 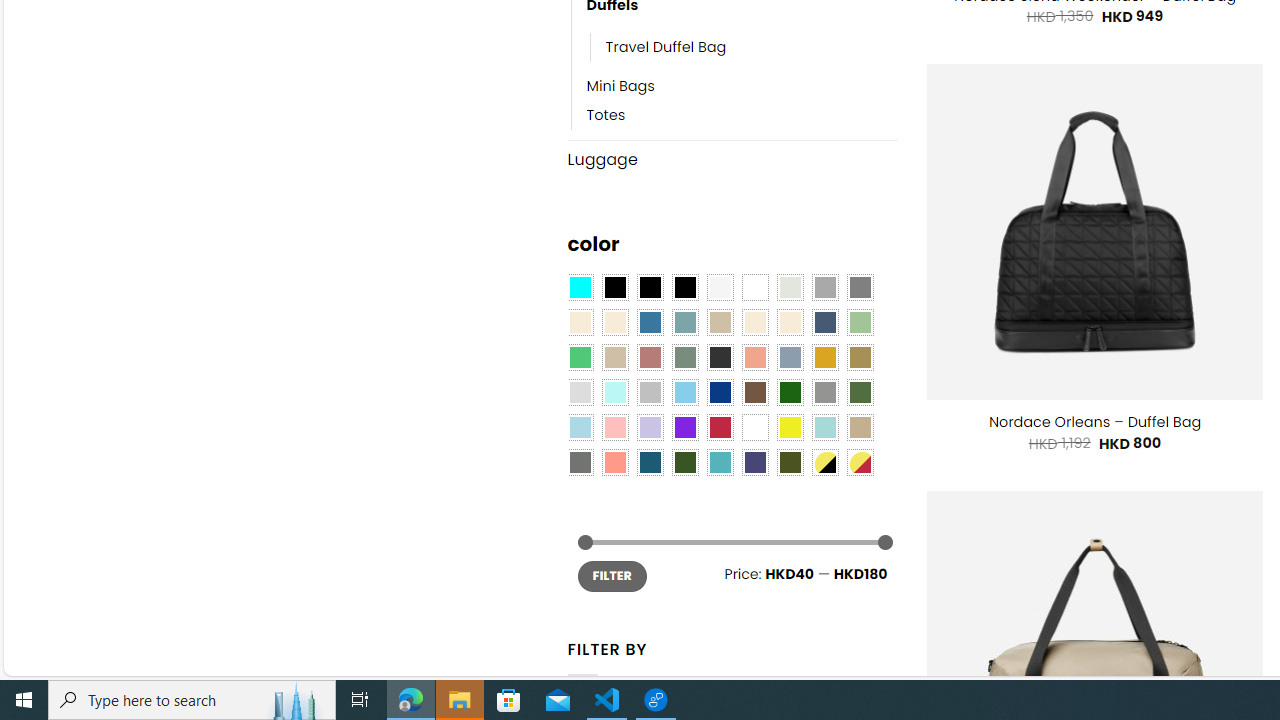 What do you see at coordinates (684, 393) in the screenshot?
I see `'Sky Blue'` at bounding box center [684, 393].